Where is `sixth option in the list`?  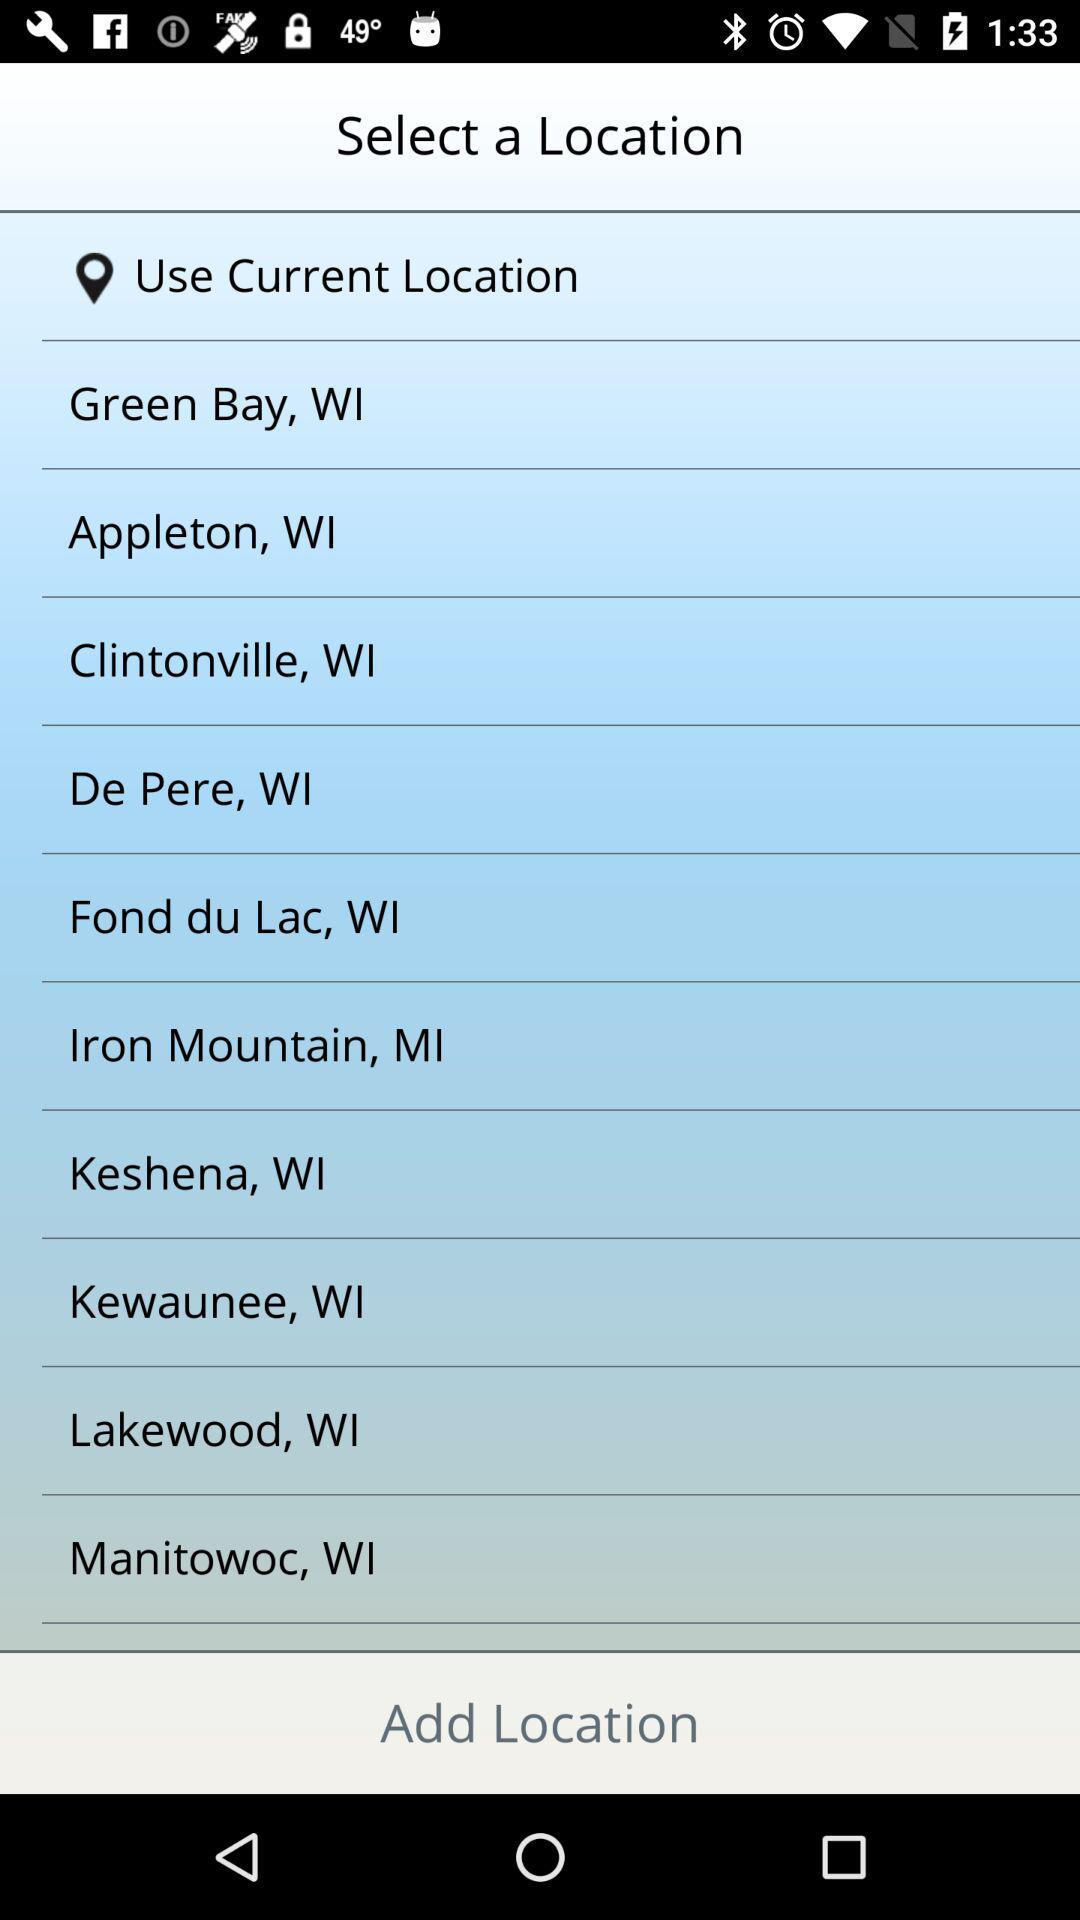 sixth option in the list is located at coordinates (514, 916).